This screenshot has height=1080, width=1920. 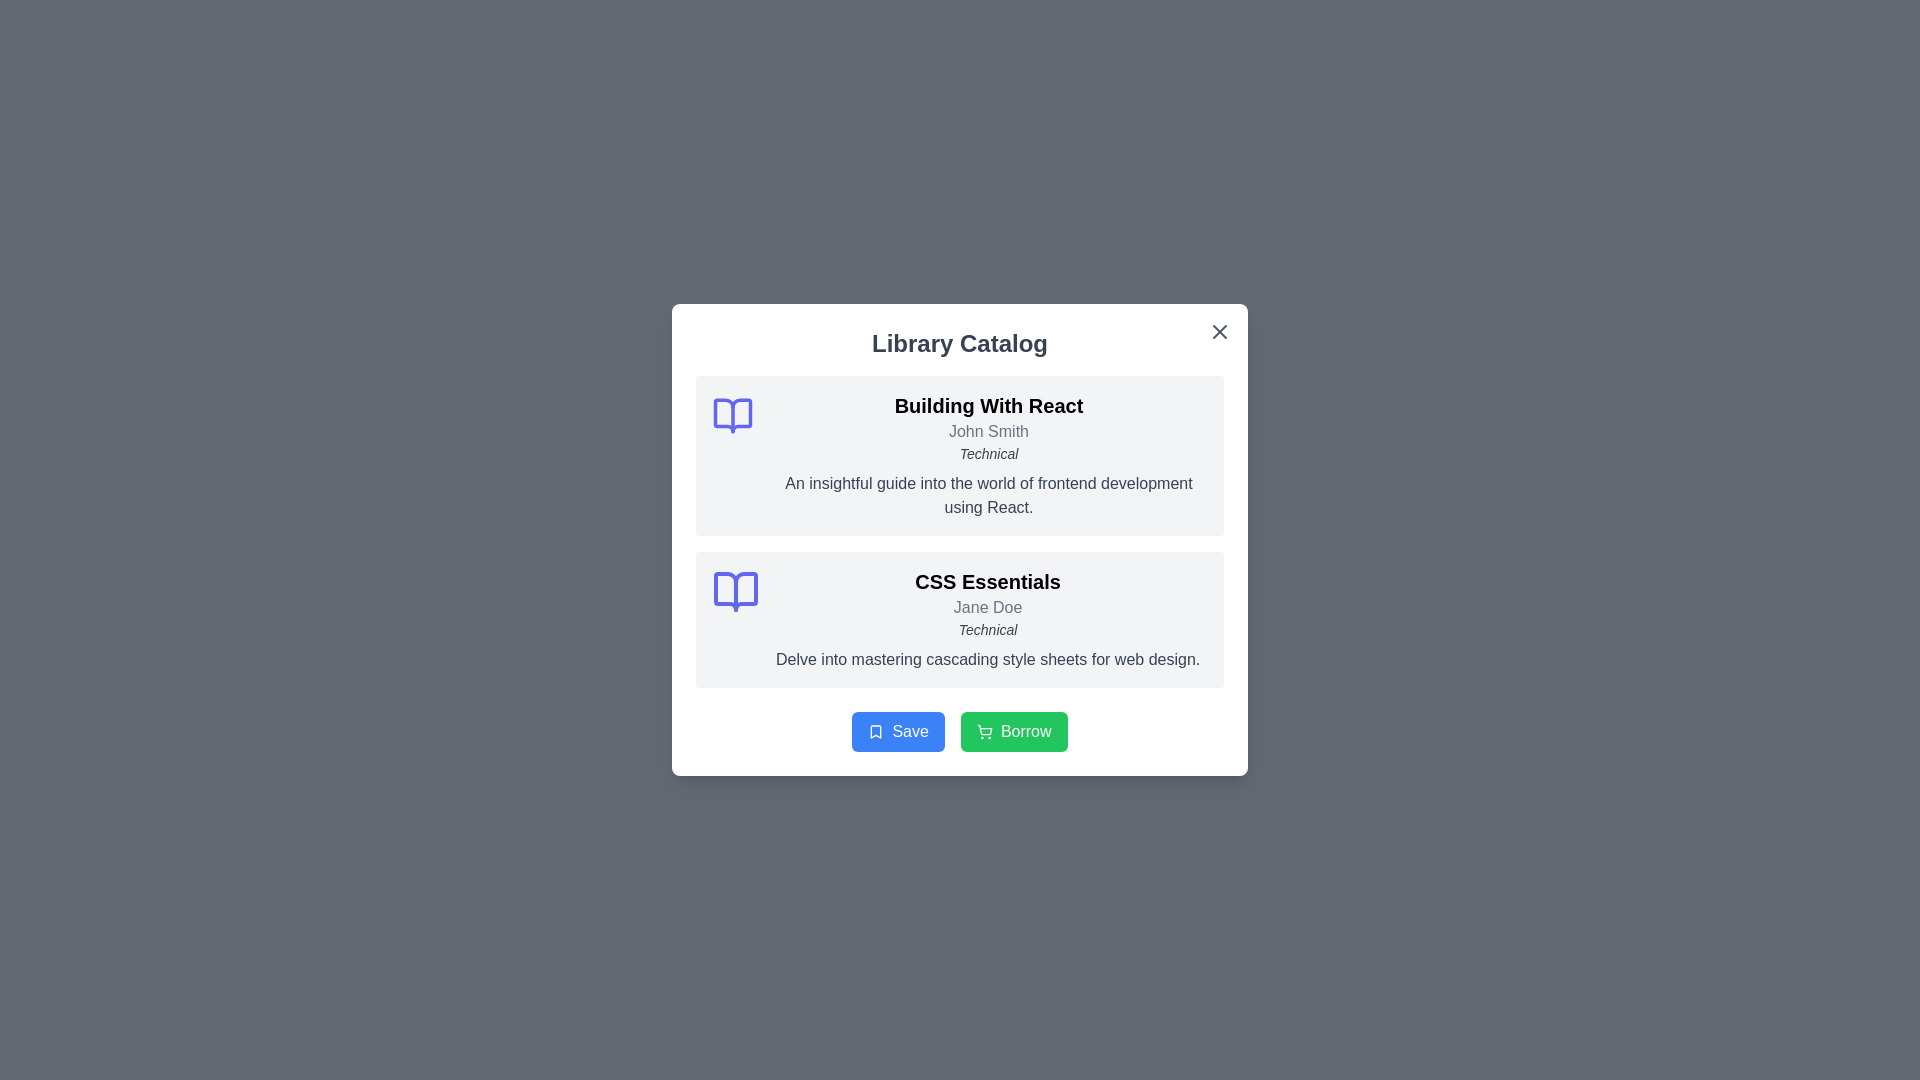 What do you see at coordinates (988, 431) in the screenshot?
I see `the text label element displaying 'John Smith', which is positioned below the title 'Building With React'` at bounding box center [988, 431].